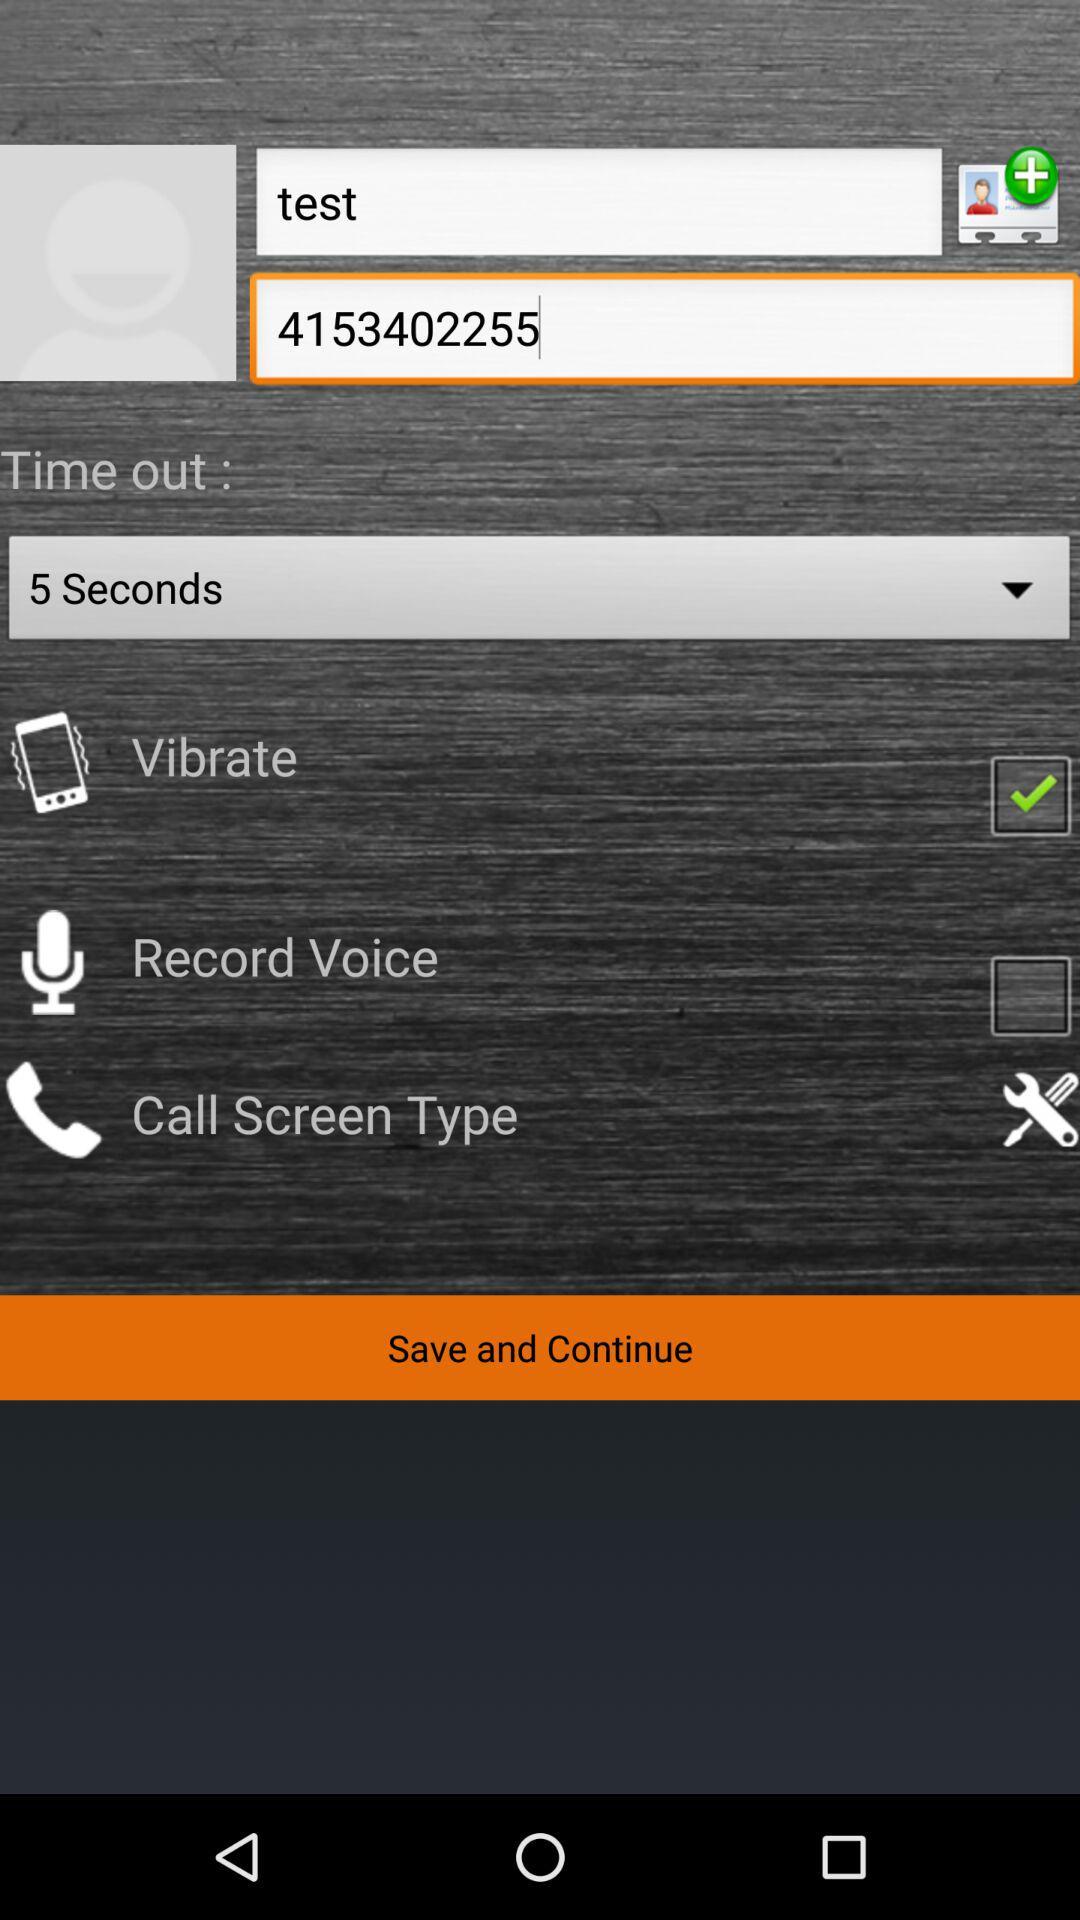  I want to click on record voice, so click(51, 962).